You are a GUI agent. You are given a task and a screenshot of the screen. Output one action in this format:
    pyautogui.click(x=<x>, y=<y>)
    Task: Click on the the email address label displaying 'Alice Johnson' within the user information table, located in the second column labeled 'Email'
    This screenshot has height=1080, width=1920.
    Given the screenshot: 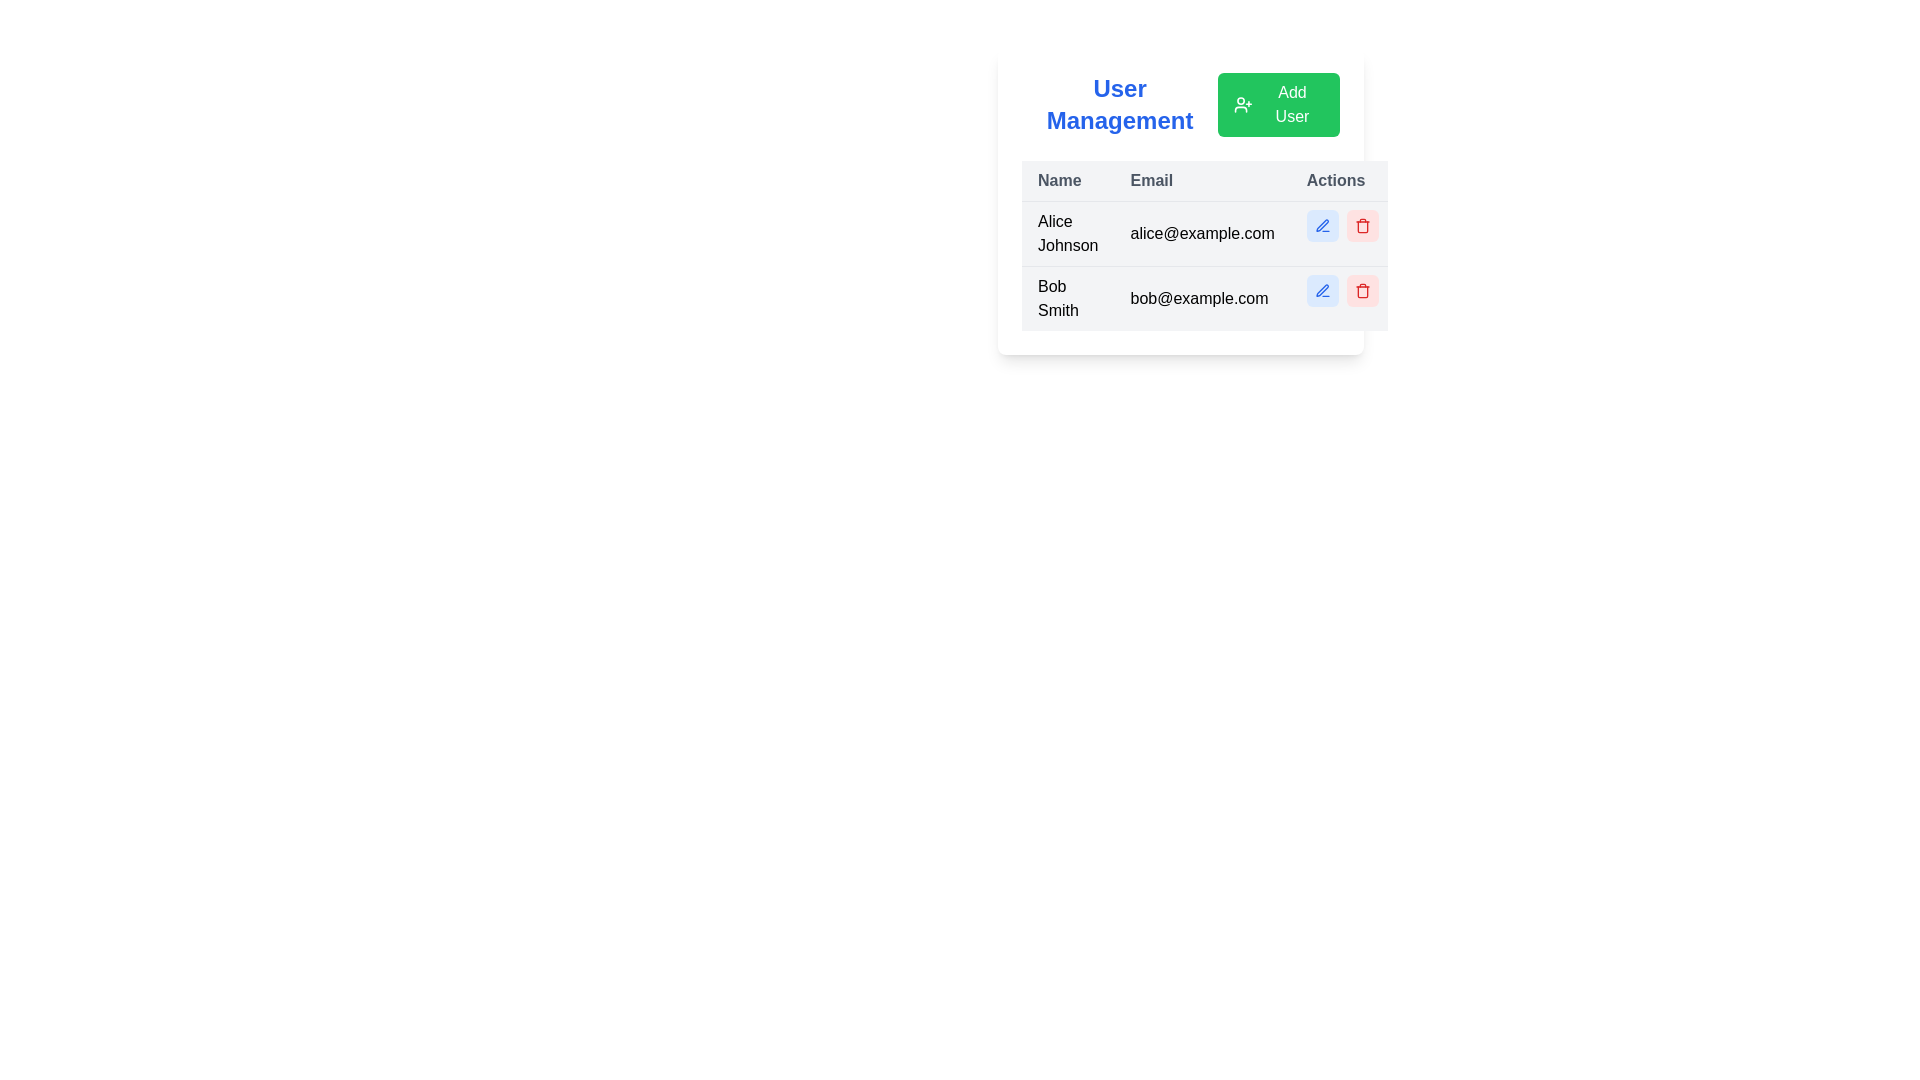 What is the action you would take?
    pyautogui.click(x=1201, y=233)
    